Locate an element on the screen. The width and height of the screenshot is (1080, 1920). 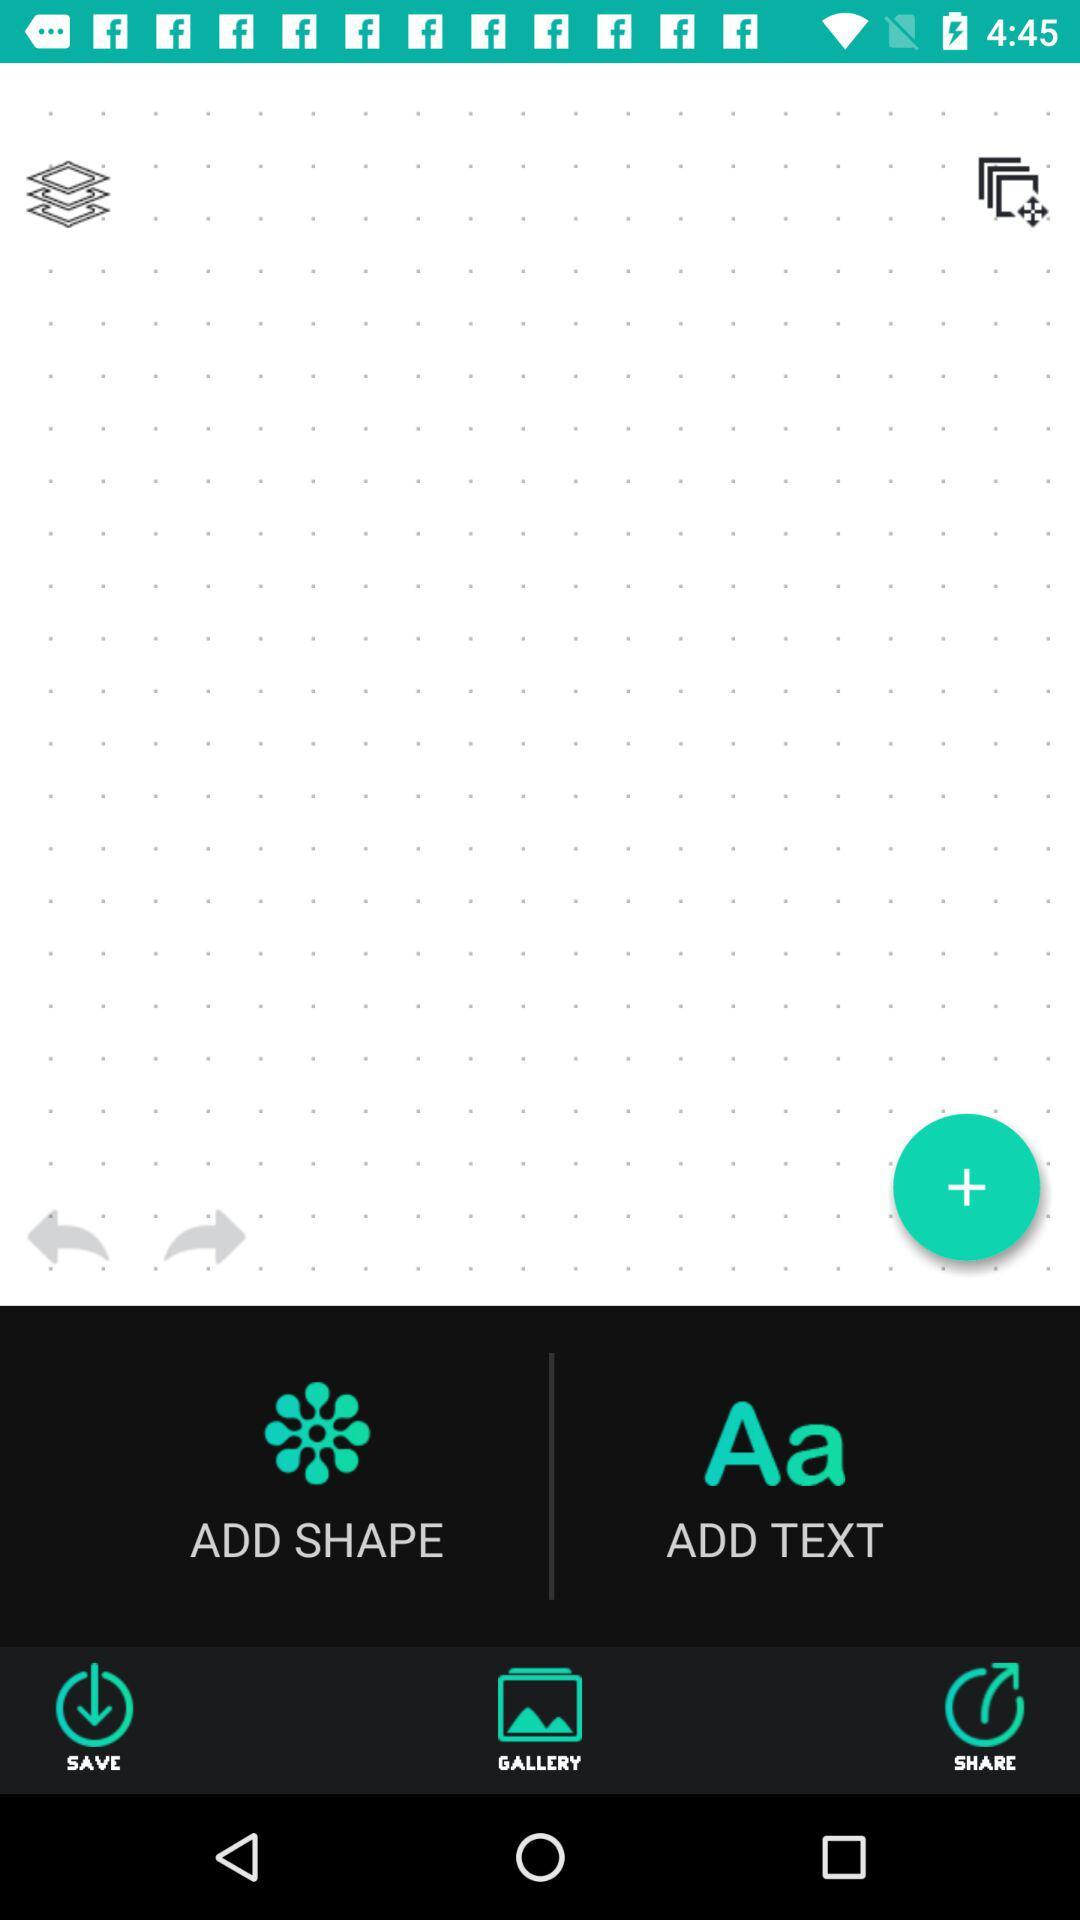
icon to the left of the share icon is located at coordinates (540, 1719).